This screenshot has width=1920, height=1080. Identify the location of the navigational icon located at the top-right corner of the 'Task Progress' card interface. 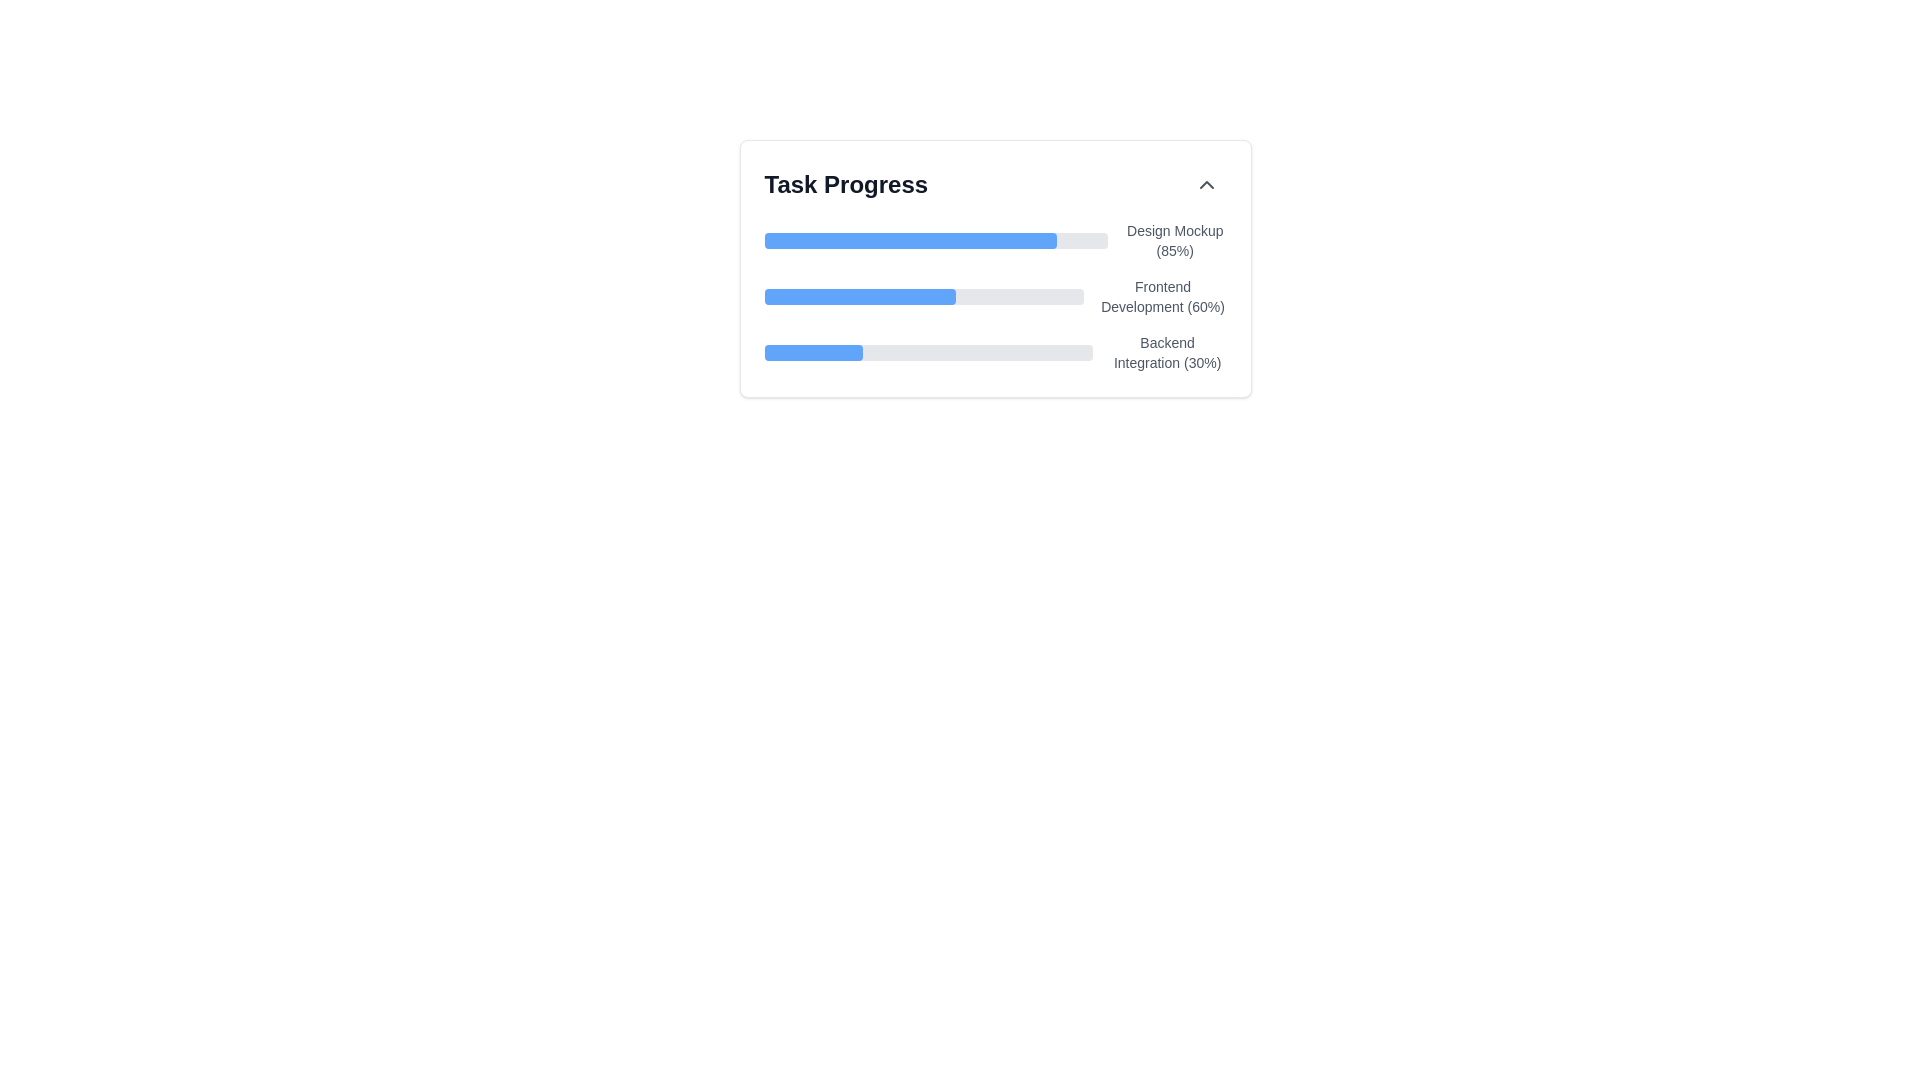
(1205, 185).